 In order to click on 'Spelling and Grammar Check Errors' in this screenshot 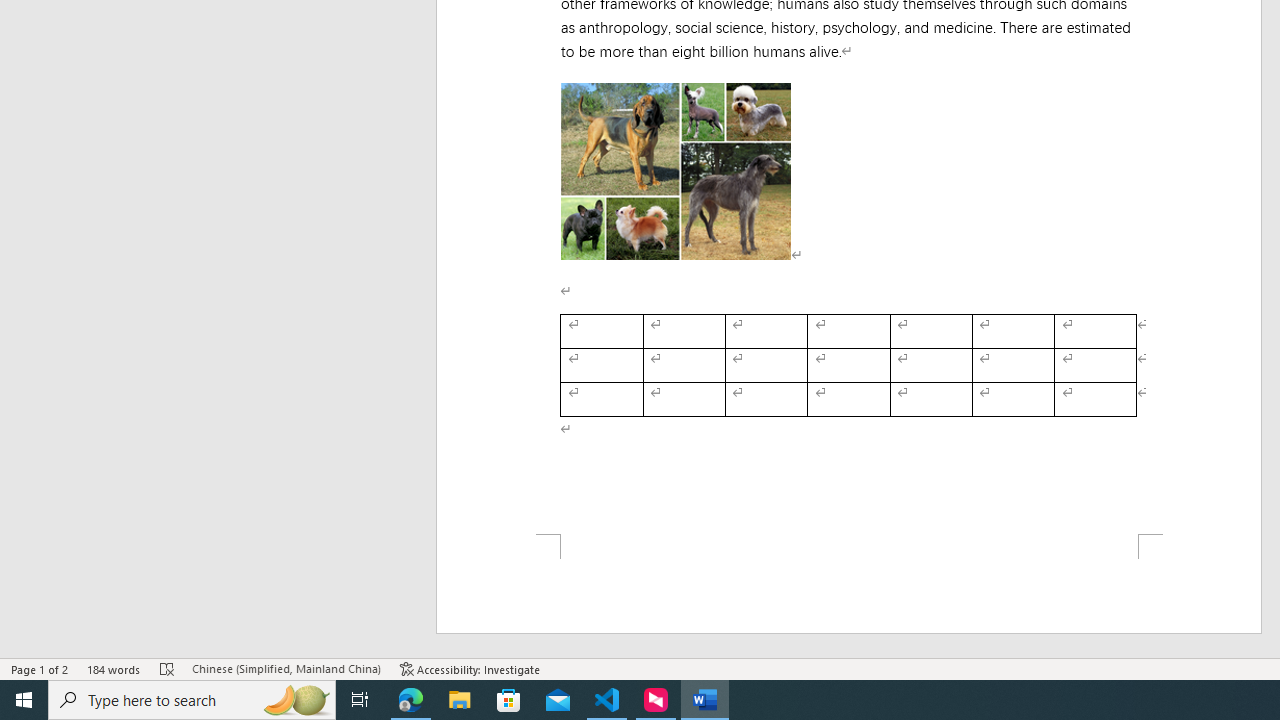, I will do `click(168, 669)`.